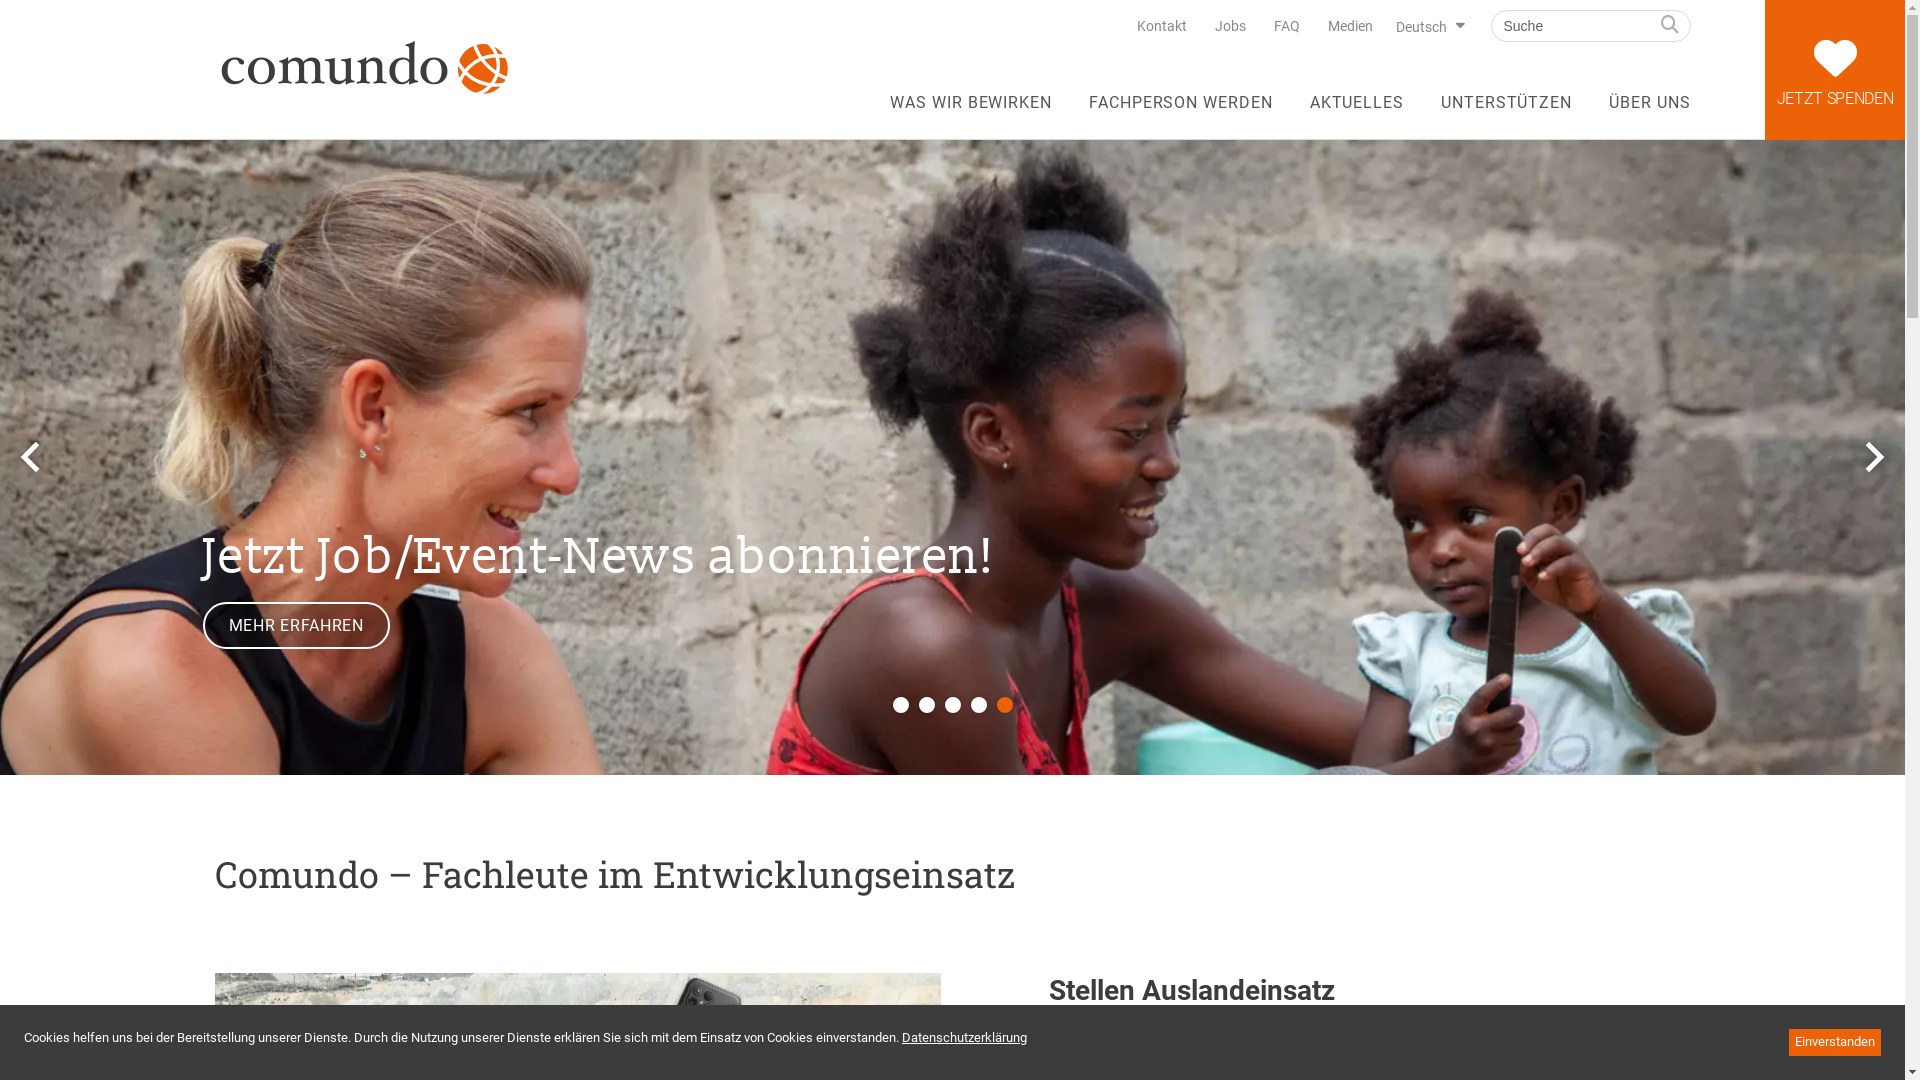  Describe the element at coordinates (29, 456) in the screenshot. I see `'Prev'` at that location.